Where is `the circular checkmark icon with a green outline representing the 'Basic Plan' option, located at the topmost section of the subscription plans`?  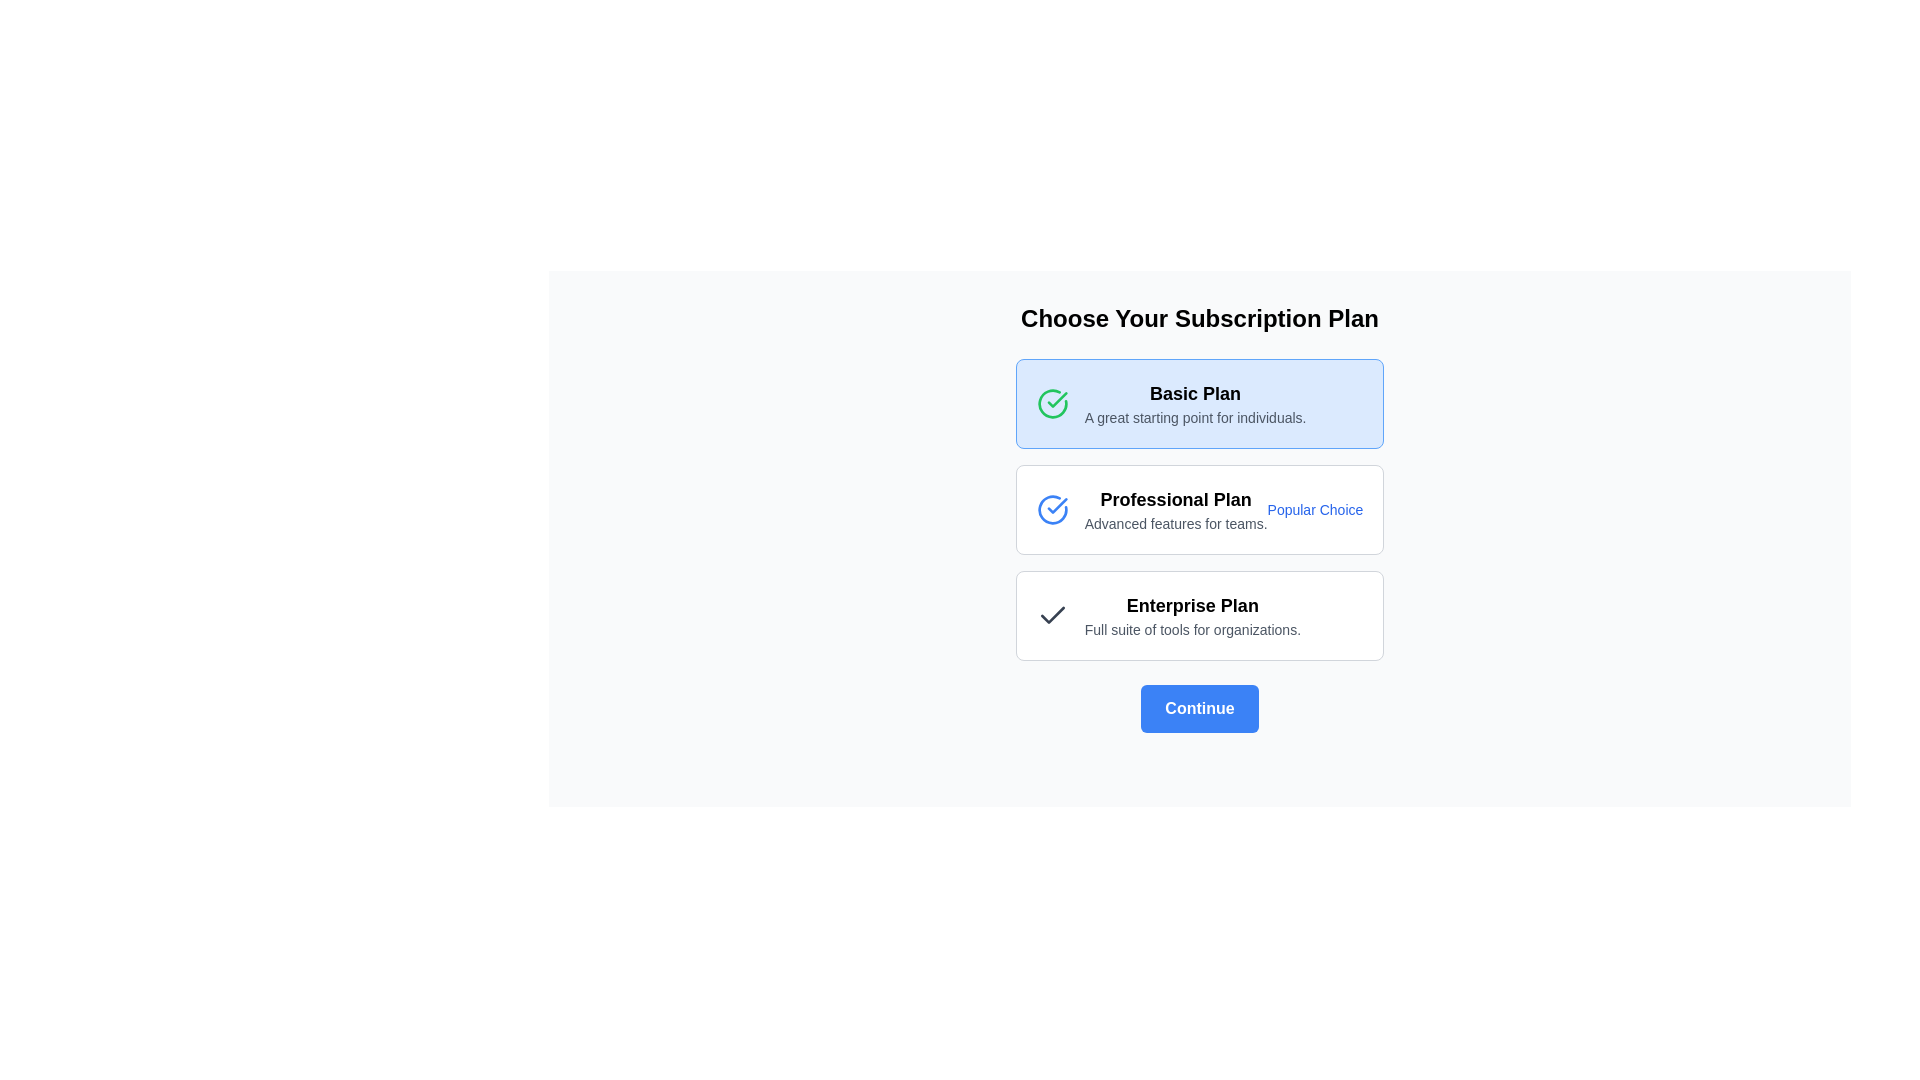 the circular checkmark icon with a green outline representing the 'Basic Plan' option, located at the topmost section of the subscription plans is located at coordinates (1051, 404).